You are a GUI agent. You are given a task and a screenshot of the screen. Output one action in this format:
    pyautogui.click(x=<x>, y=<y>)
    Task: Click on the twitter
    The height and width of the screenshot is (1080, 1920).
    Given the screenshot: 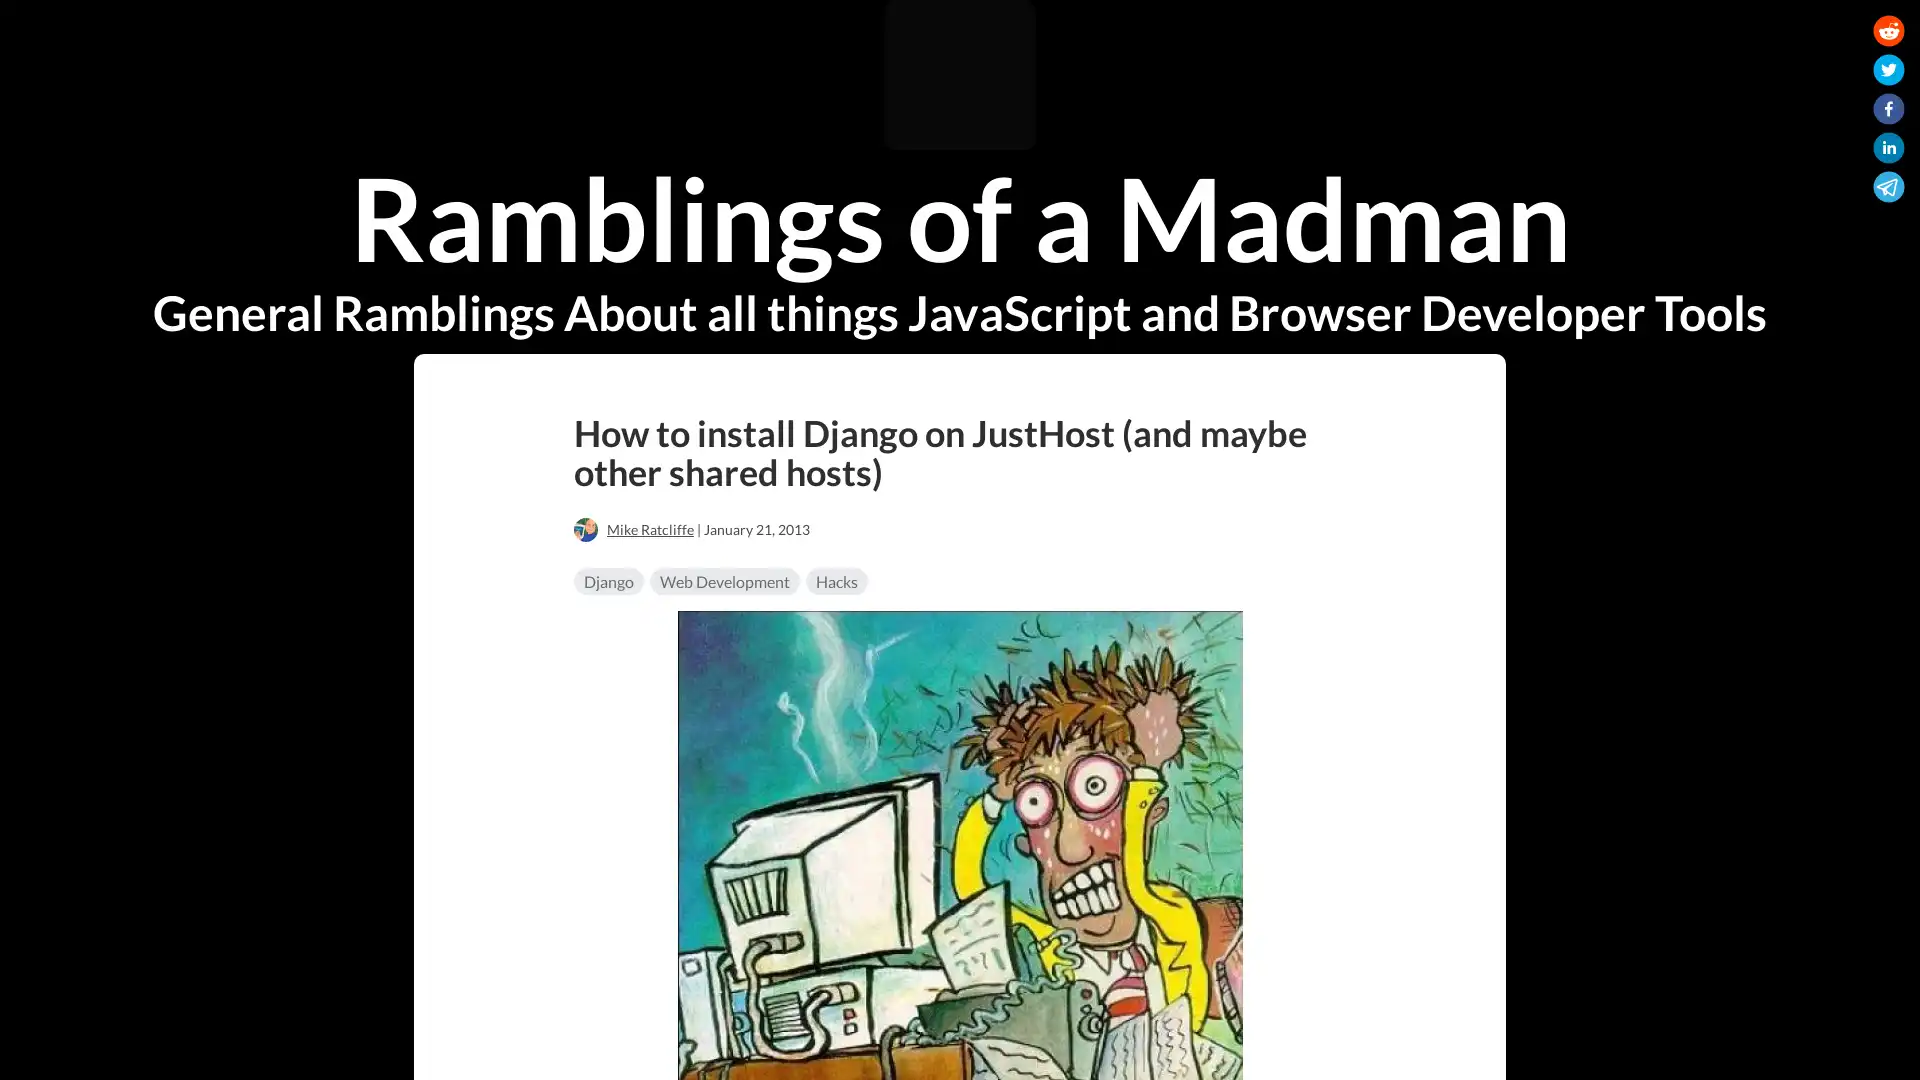 What is the action you would take?
    pyautogui.click(x=1888, y=72)
    